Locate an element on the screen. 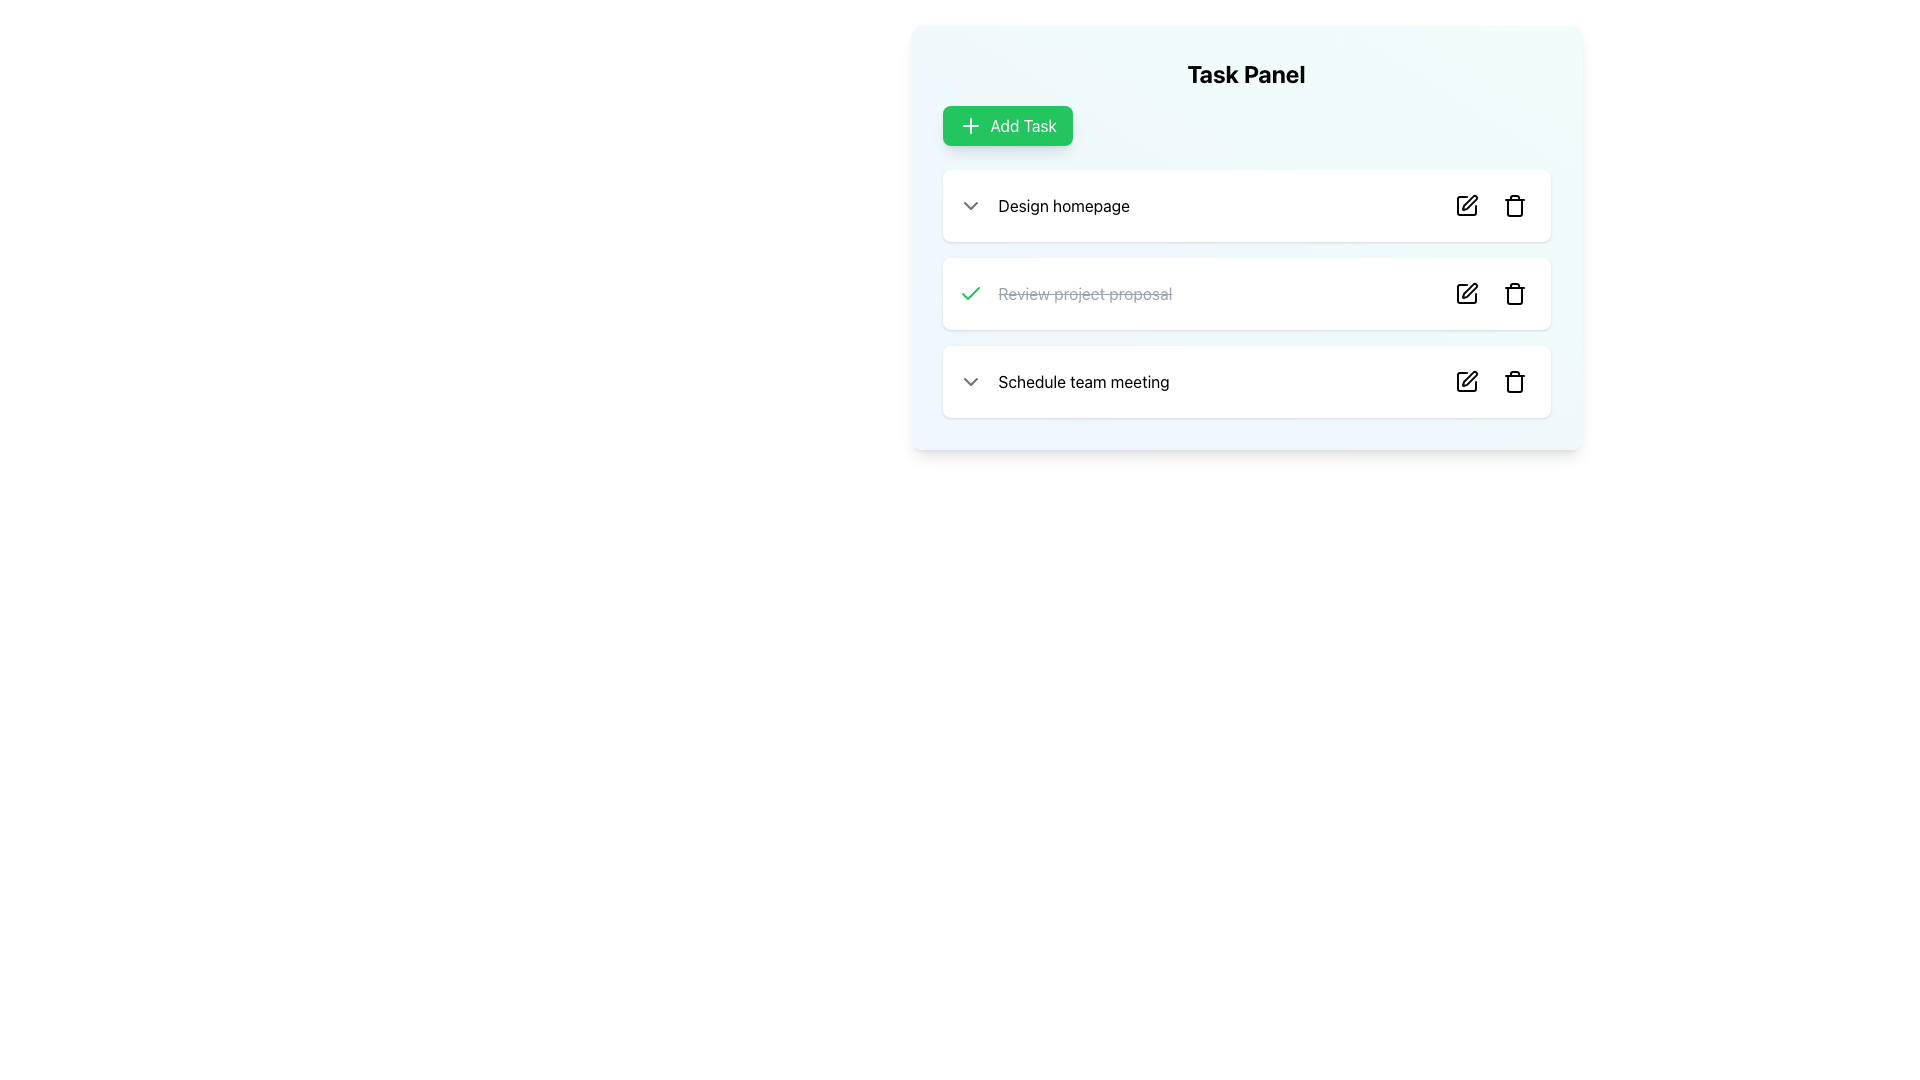  the delete icon button located to the far right of the 'Review project proposal' task item is located at coordinates (1514, 293).